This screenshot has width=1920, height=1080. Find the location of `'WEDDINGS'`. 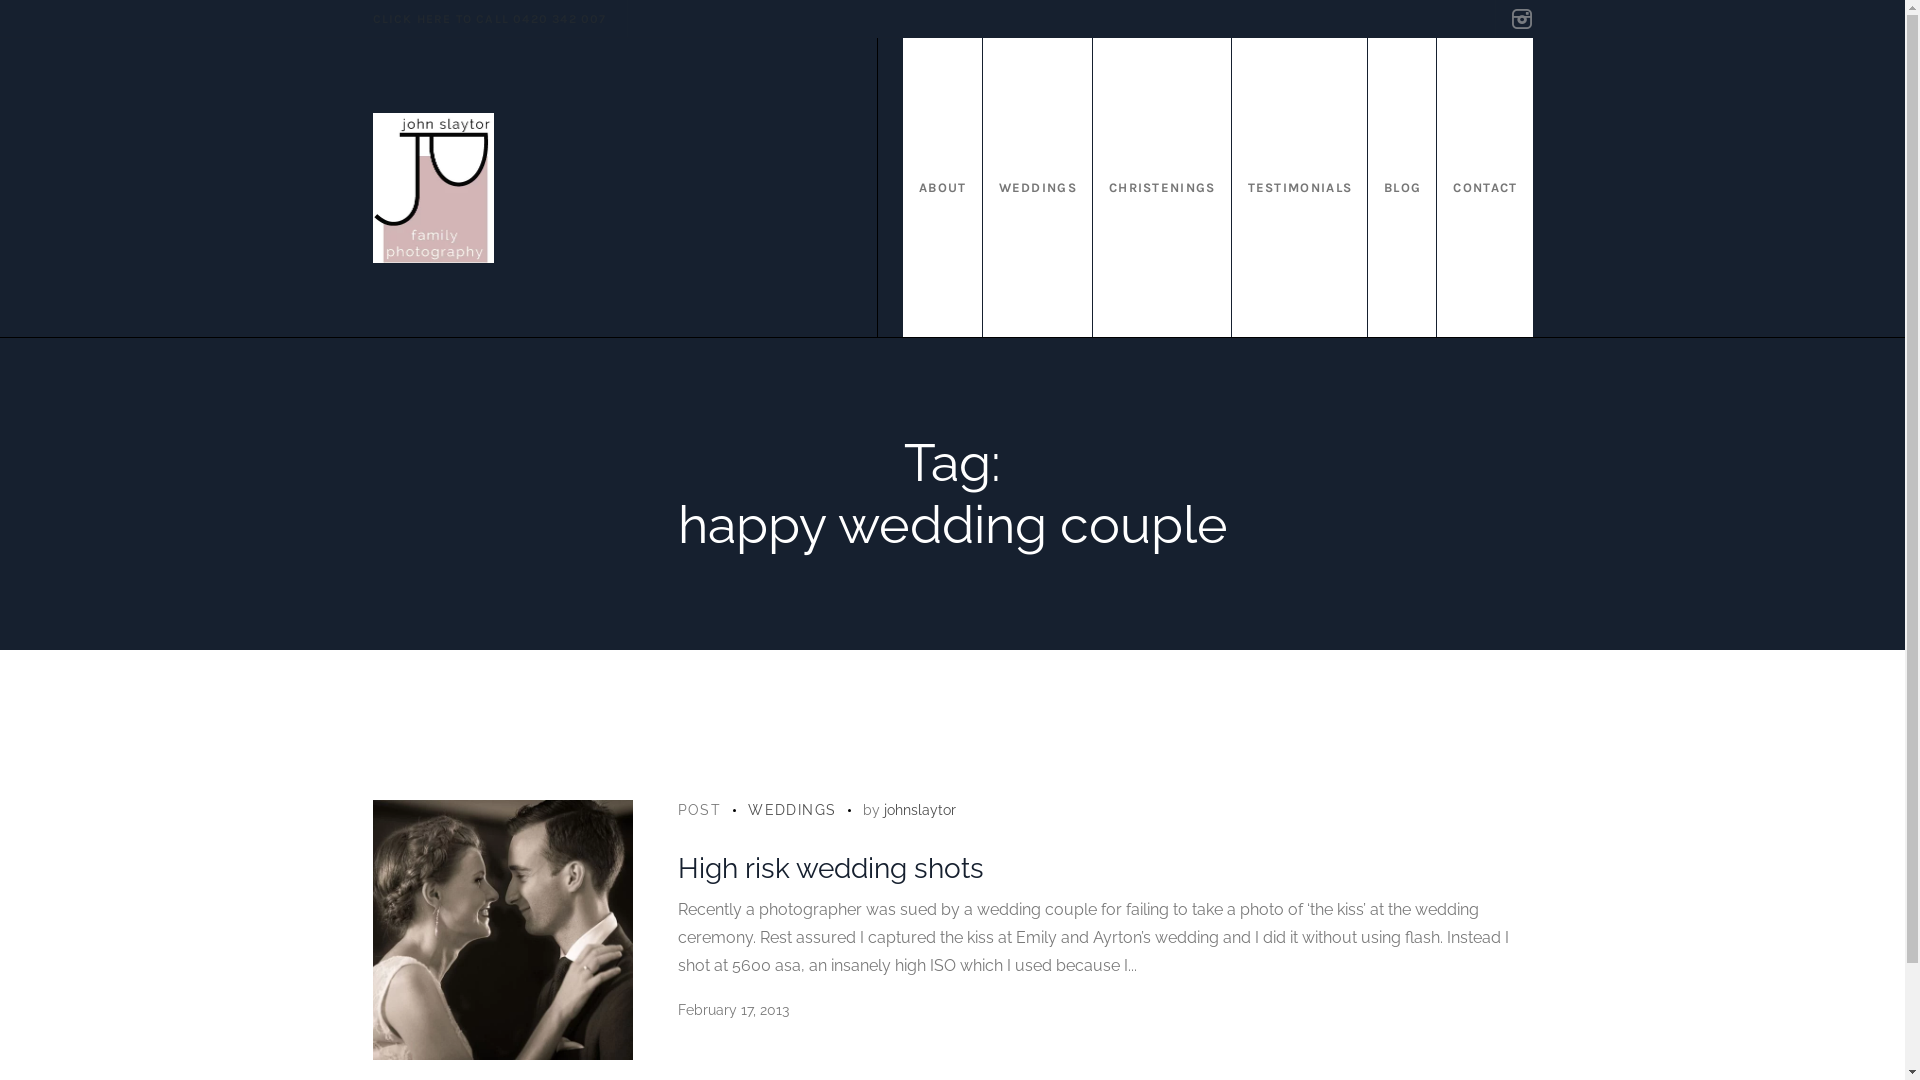

'WEDDINGS' is located at coordinates (791, 810).